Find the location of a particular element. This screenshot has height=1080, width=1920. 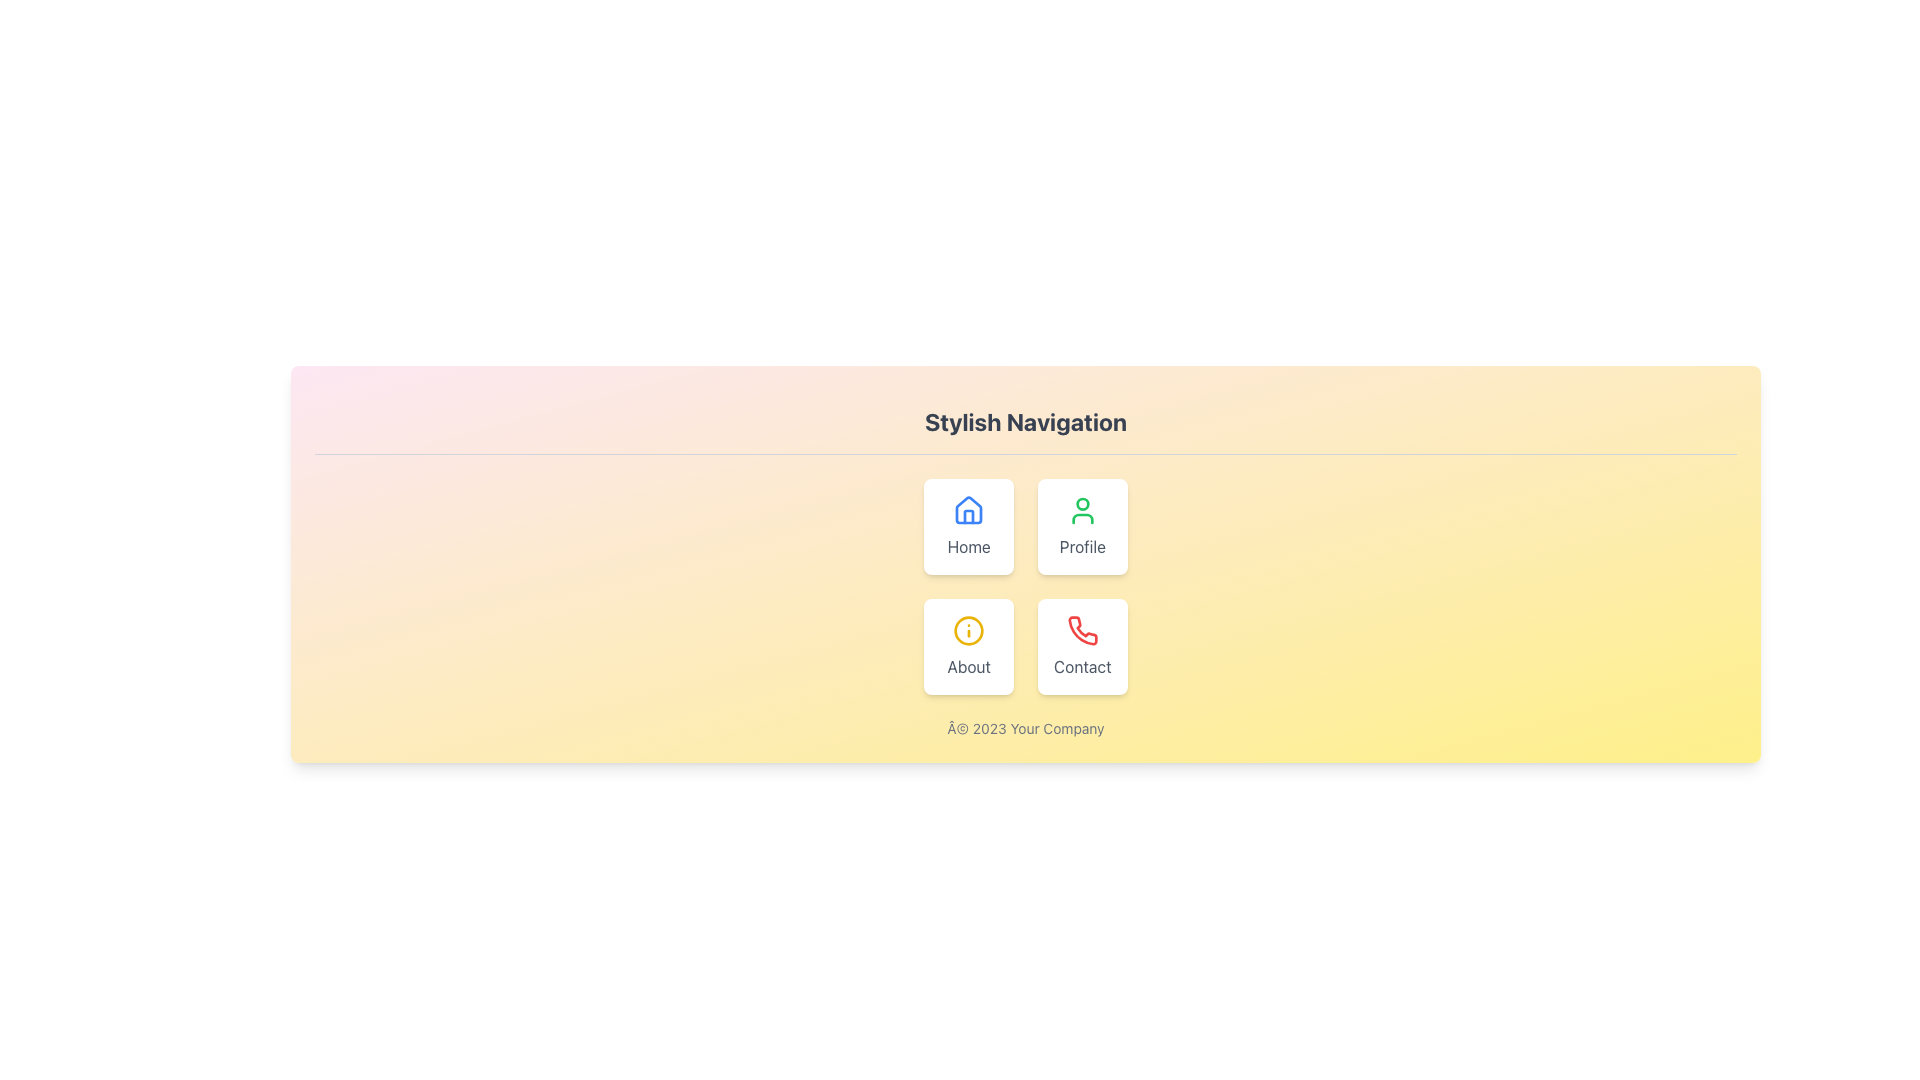

the text label 'Profile', which is styled in light gray and positioned below the user profile icon within the 'Profile' button is located at coordinates (1081, 547).